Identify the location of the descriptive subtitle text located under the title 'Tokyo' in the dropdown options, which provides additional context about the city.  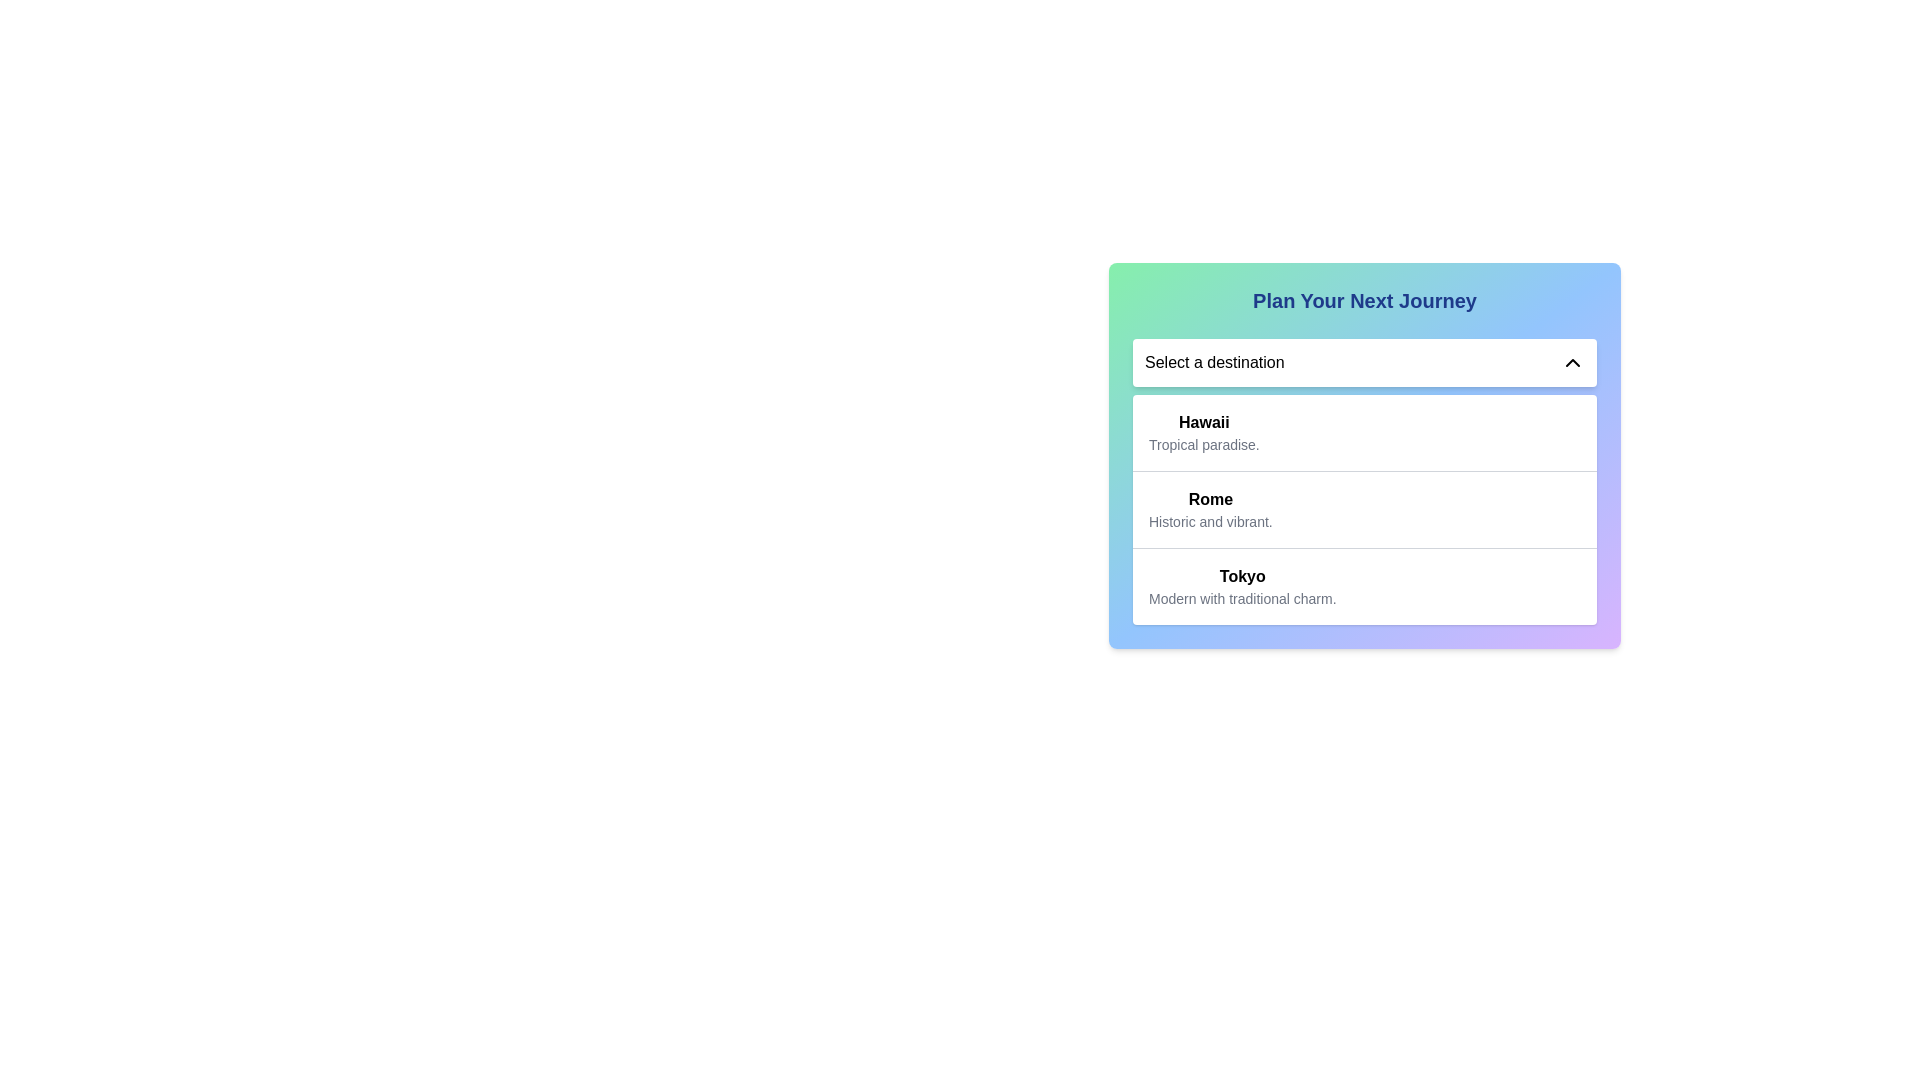
(1241, 597).